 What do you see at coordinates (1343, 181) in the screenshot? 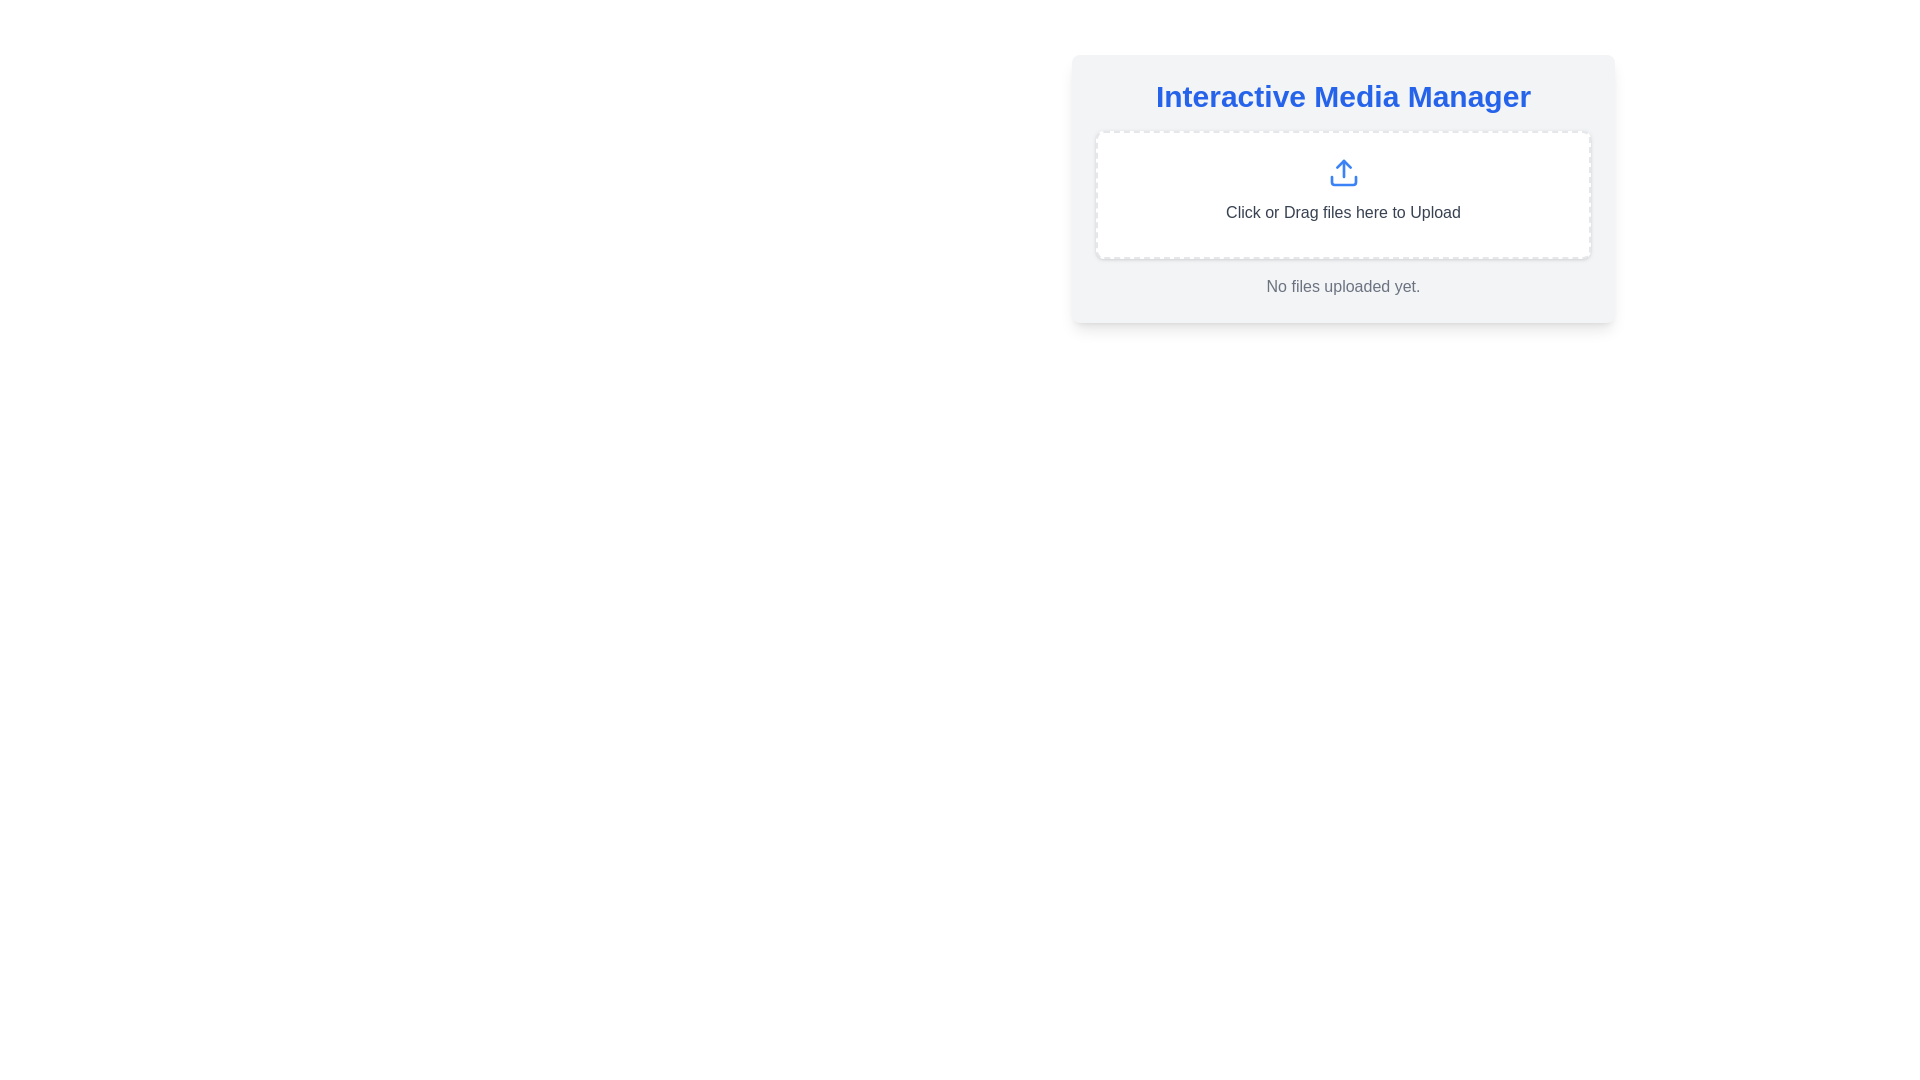
I see `the blue horizontal line segment of the upload icon, which is centrally located below the upward-pointing triangle and vertical line, within the 'Interactive Media Manager' upload section` at bounding box center [1343, 181].